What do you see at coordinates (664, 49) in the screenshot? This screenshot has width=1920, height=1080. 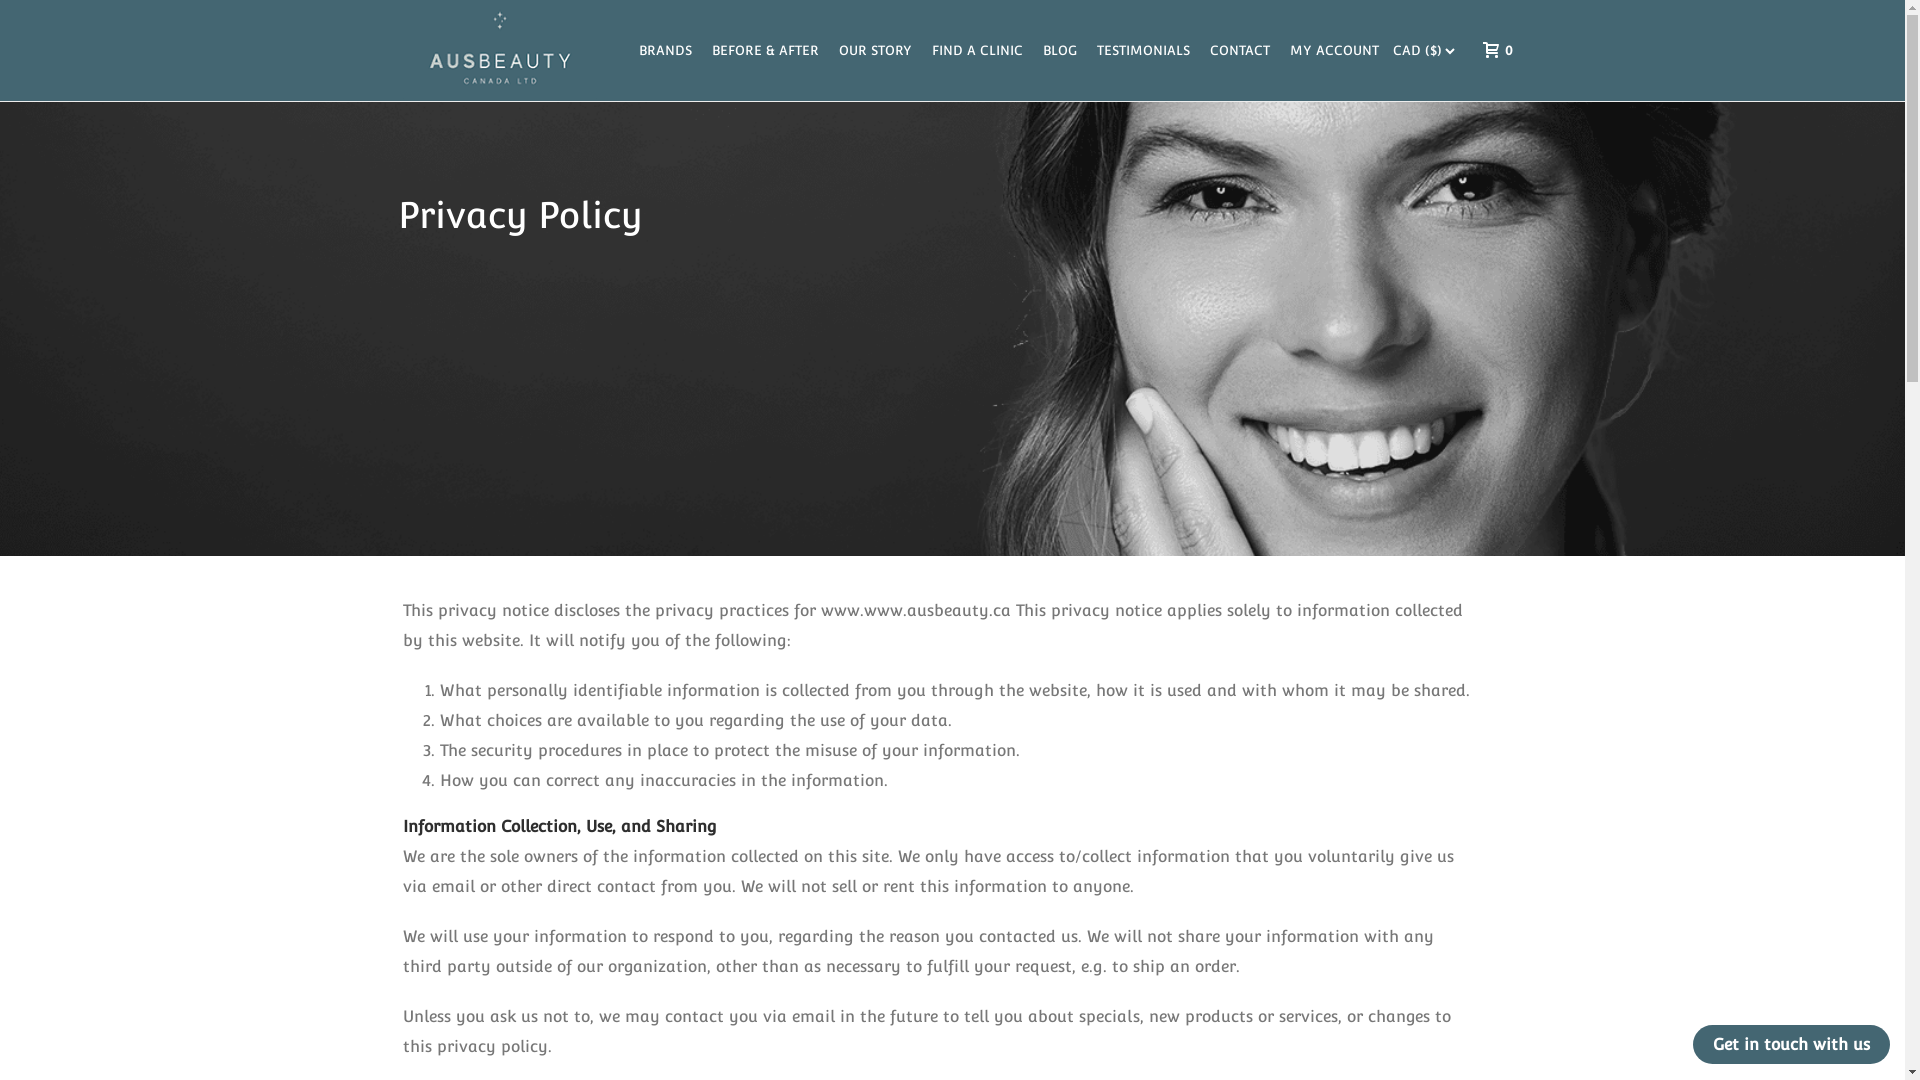 I see `'BRANDS'` at bounding box center [664, 49].